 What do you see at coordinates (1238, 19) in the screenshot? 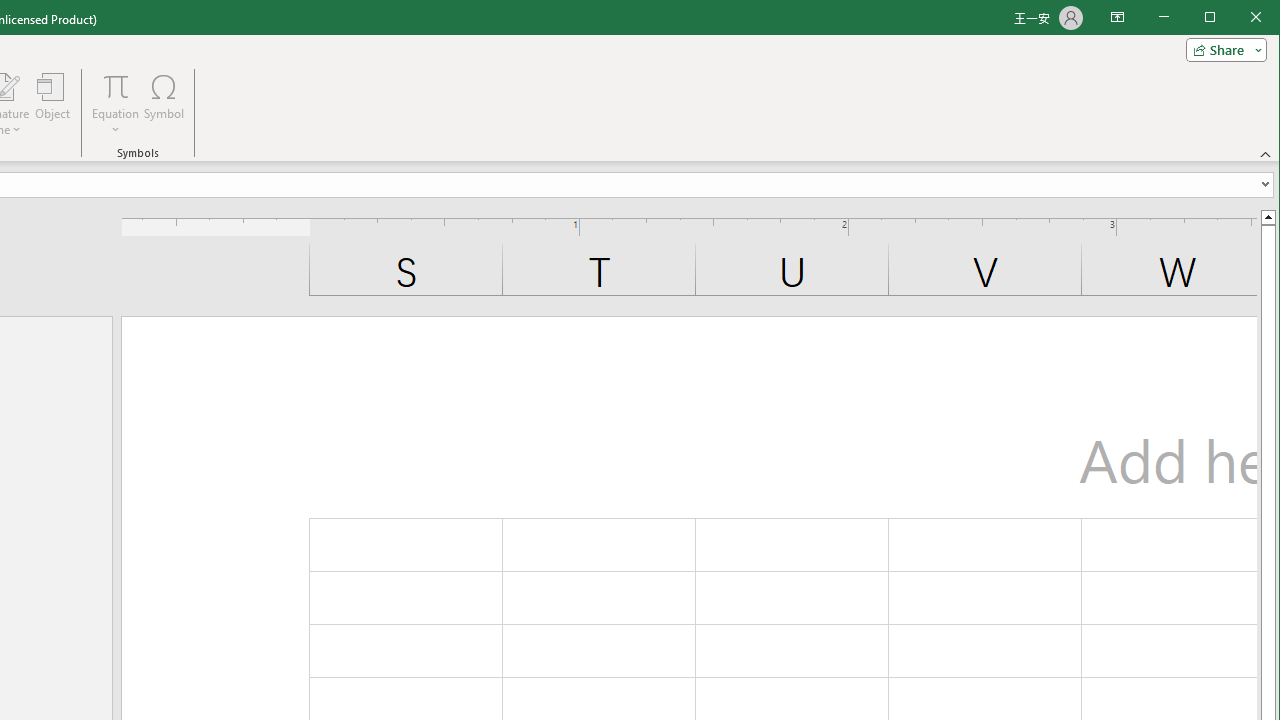
I see `'Maximize'` at bounding box center [1238, 19].